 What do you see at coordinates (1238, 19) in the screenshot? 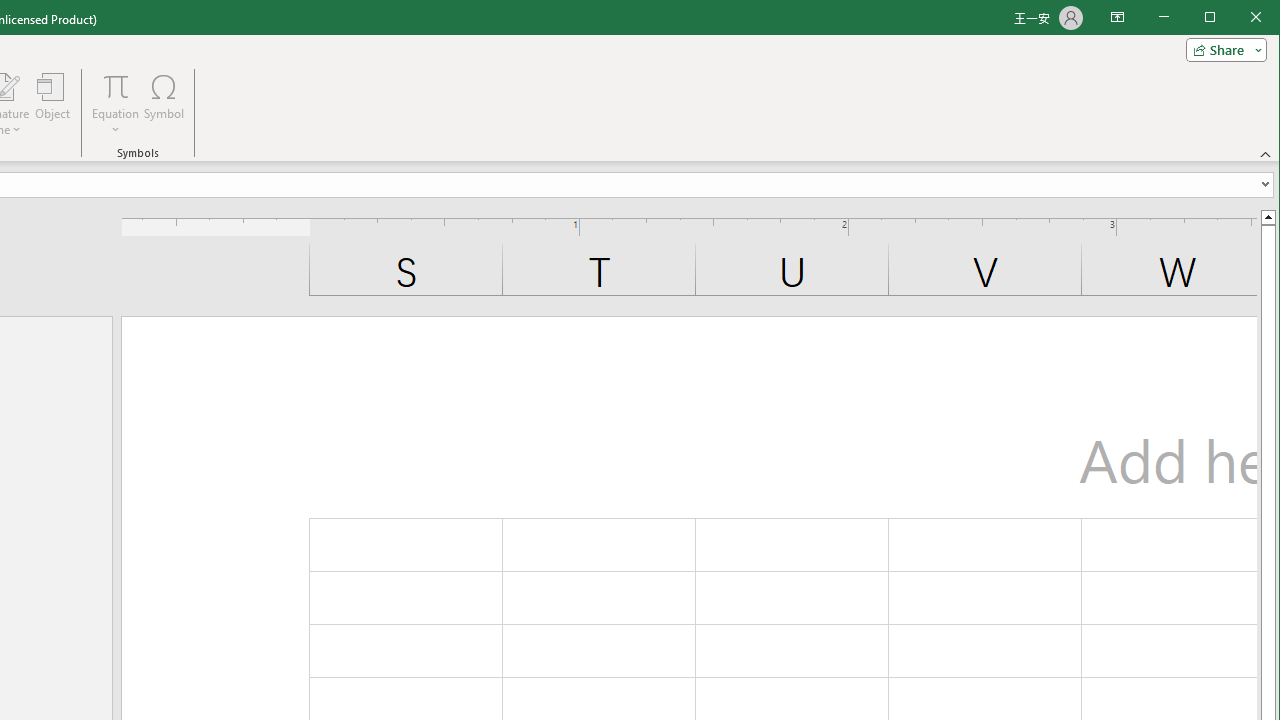
I see `'Maximize'` at bounding box center [1238, 19].